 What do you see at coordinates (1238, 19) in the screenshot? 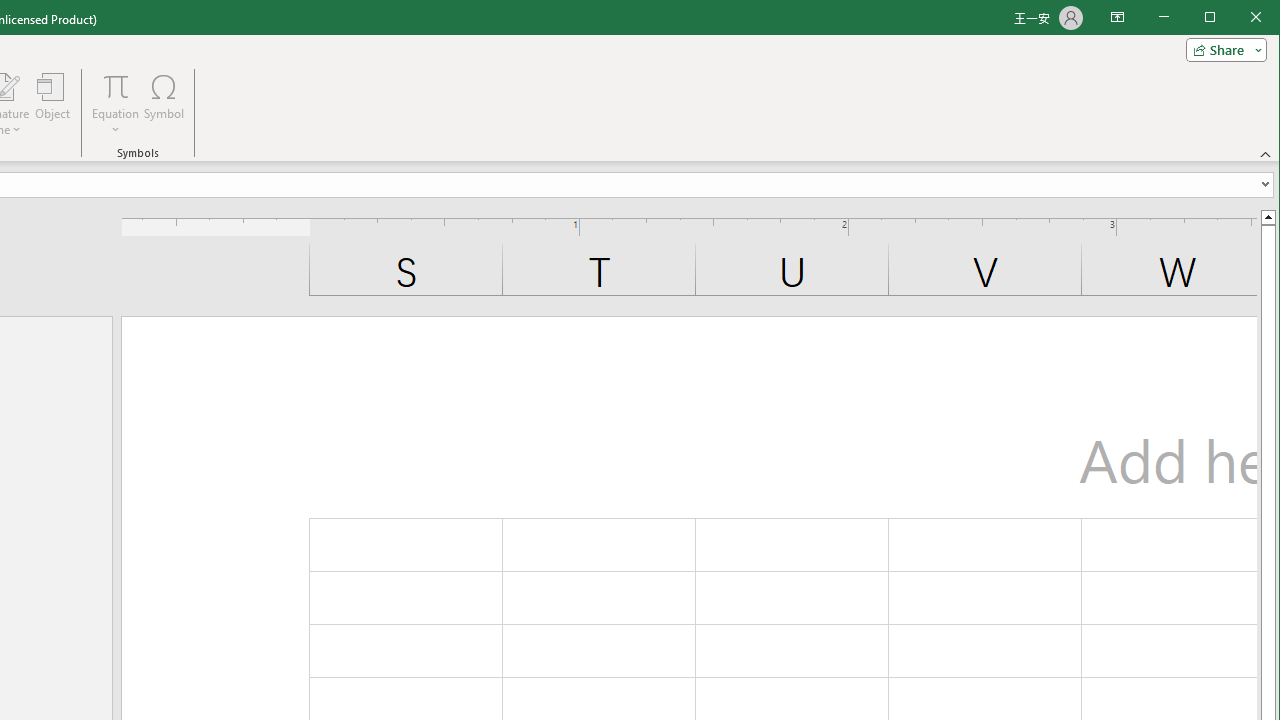
I see `'Maximize'` at bounding box center [1238, 19].